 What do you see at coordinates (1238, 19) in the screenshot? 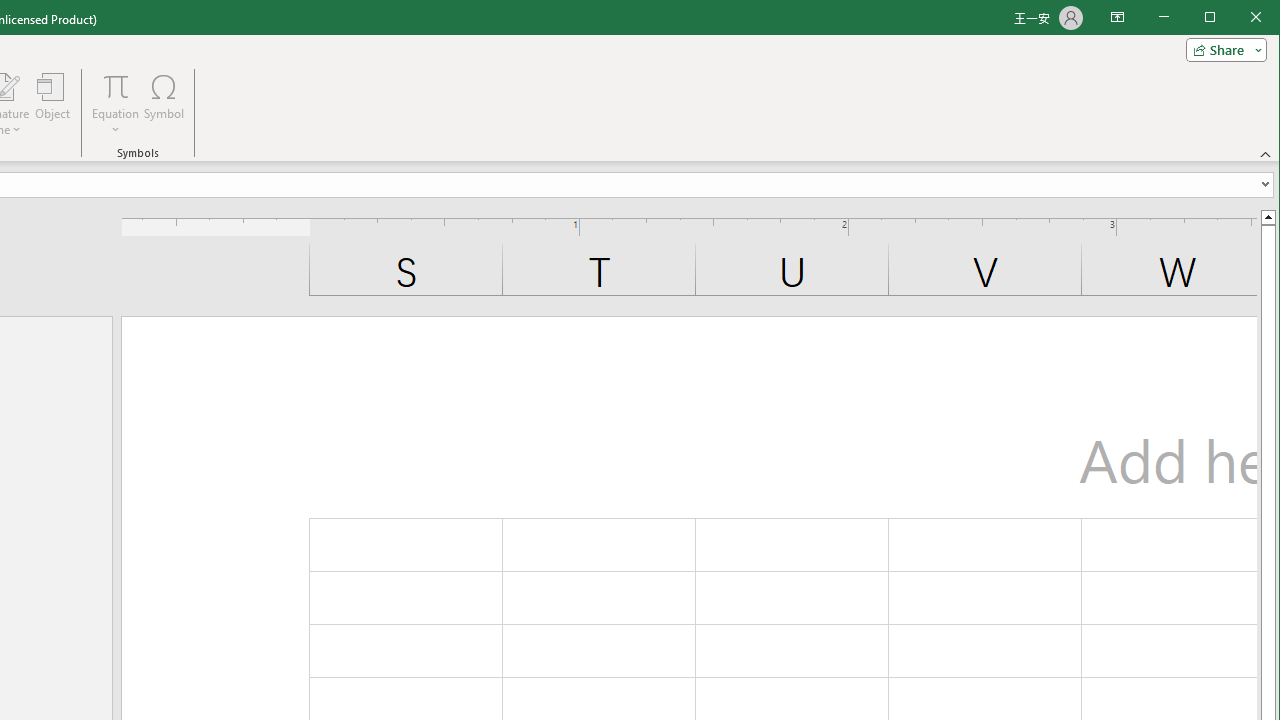
I see `'Maximize'` at bounding box center [1238, 19].